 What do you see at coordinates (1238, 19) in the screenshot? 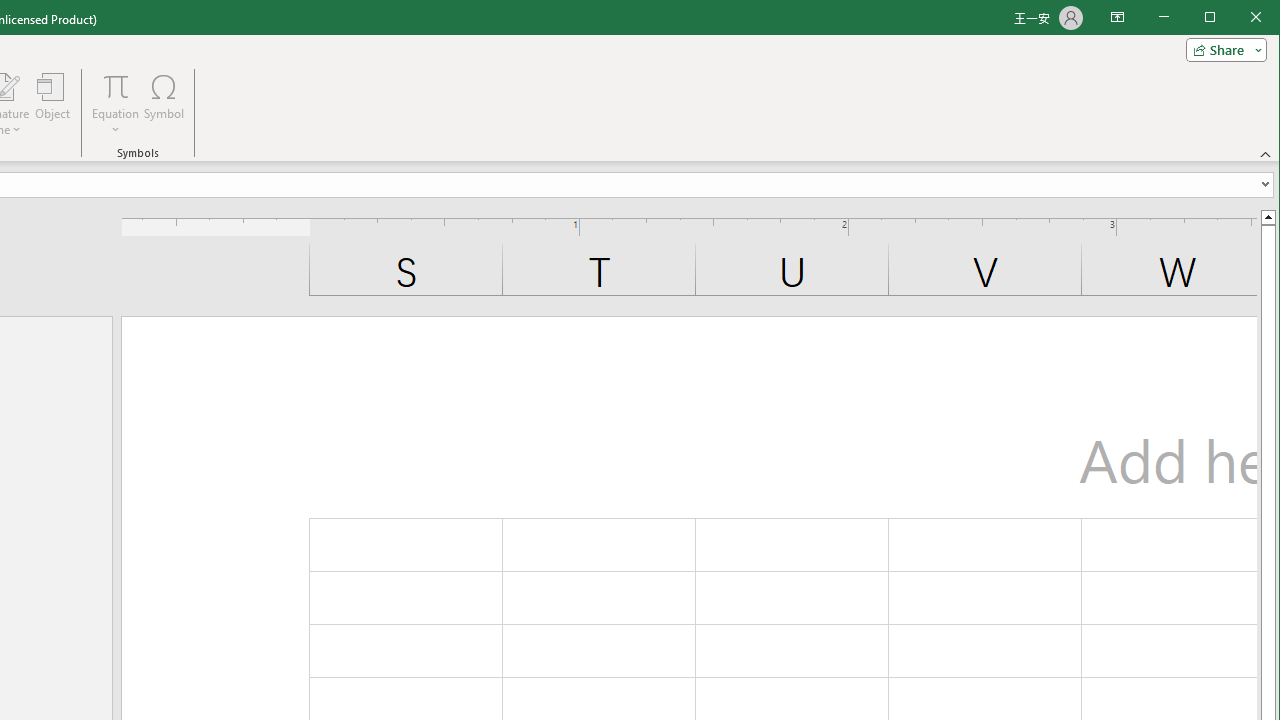
I see `'Maximize'` at bounding box center [1238, 19].